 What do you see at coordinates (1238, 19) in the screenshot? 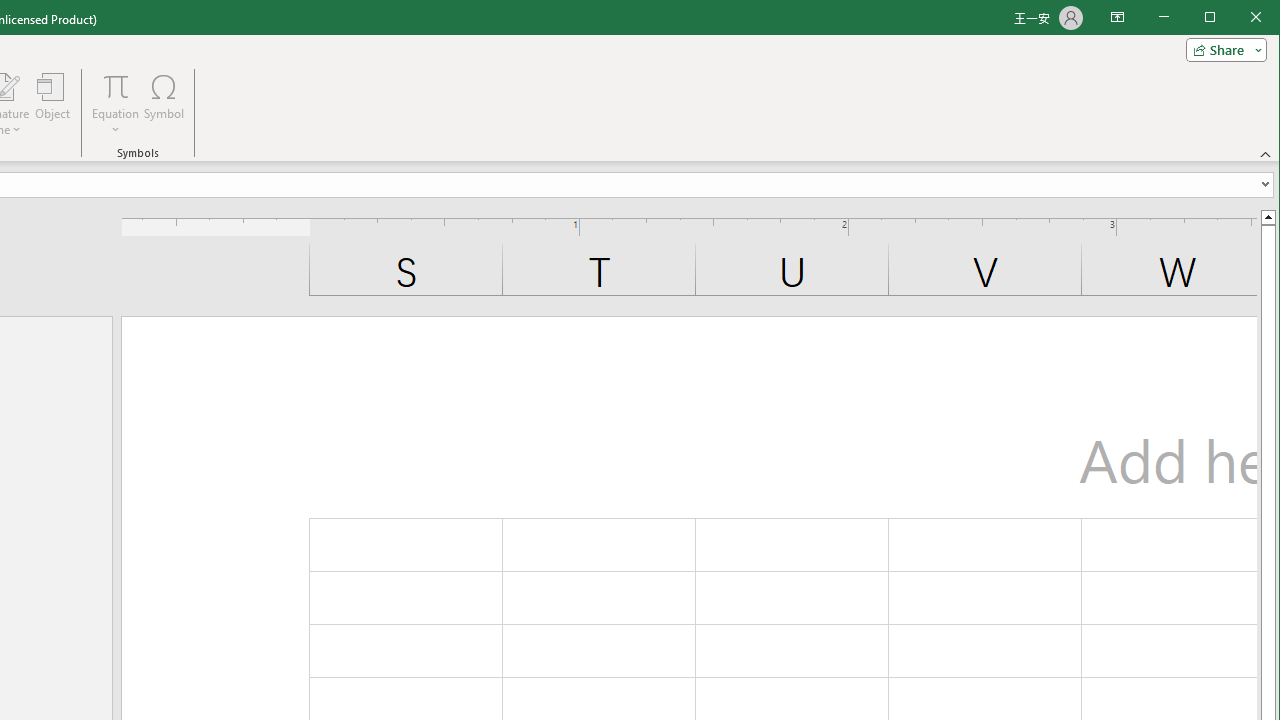
I see `'Maximize'` at bounding box center [1238, 19].